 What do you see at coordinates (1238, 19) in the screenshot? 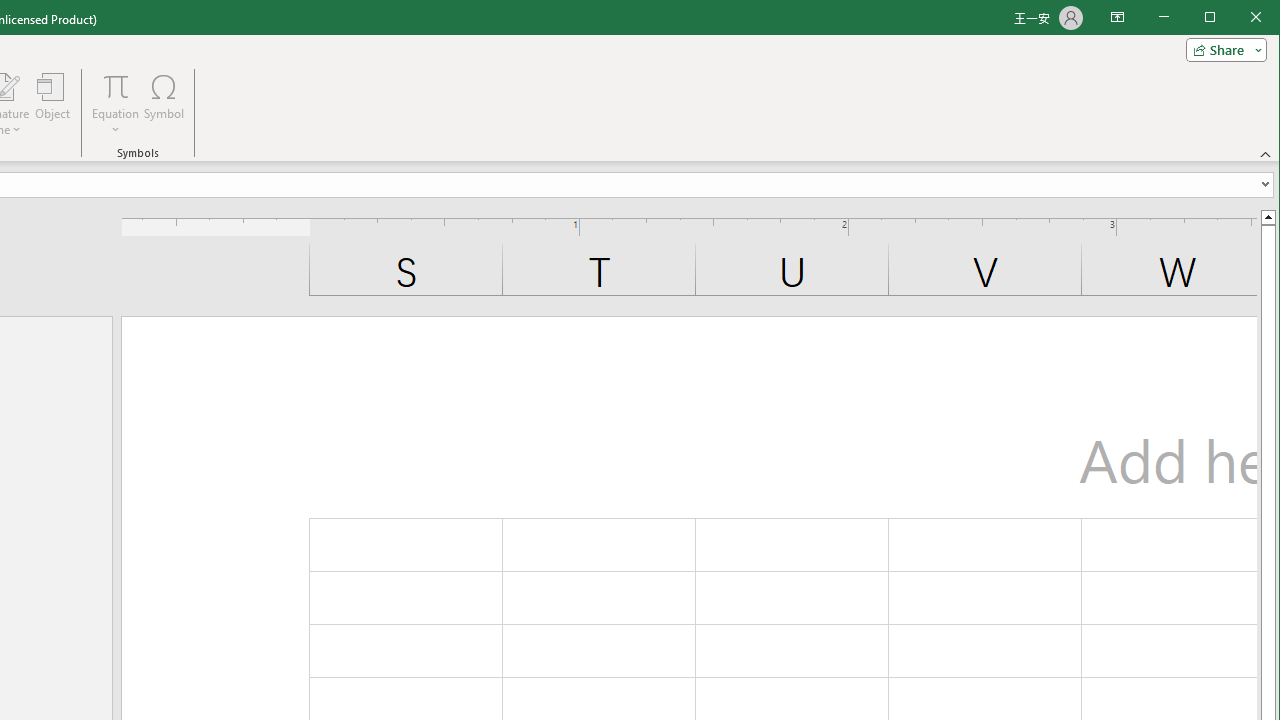
I see `'Maximize'` at bounding box center [1238, 19].